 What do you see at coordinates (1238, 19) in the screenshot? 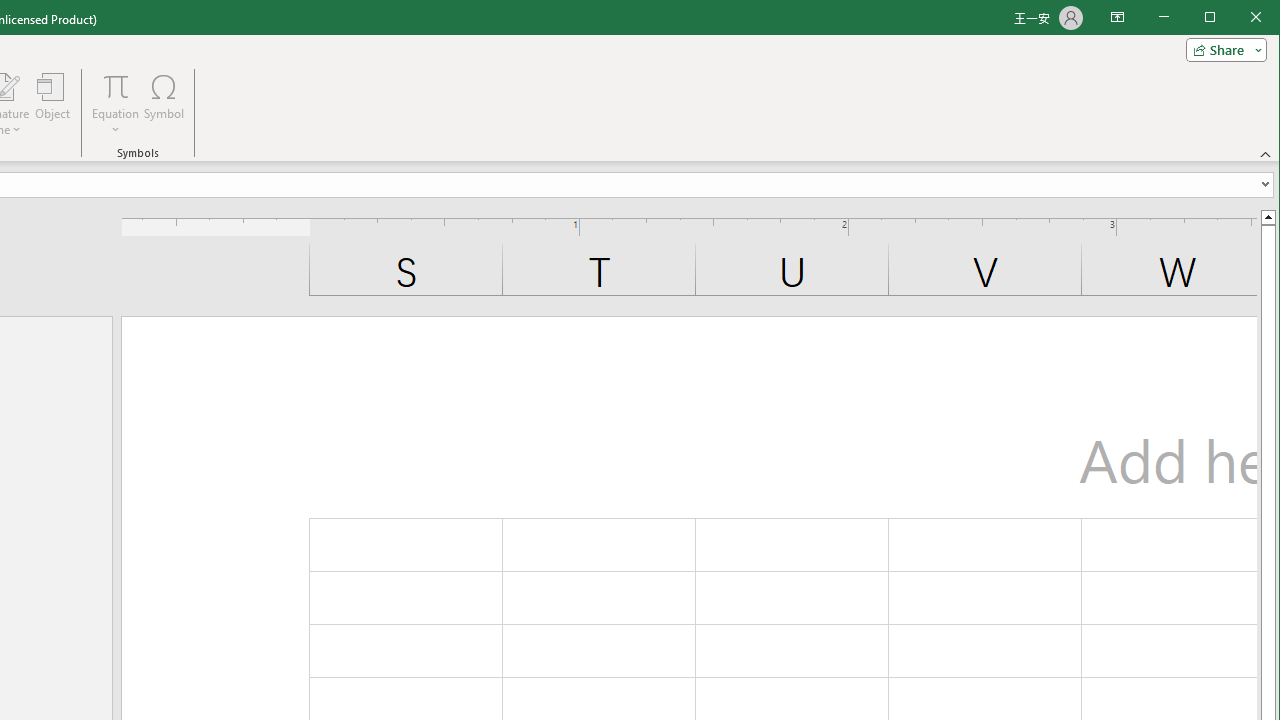
I see `'Maximize'` at bounding box center [1238, 19].